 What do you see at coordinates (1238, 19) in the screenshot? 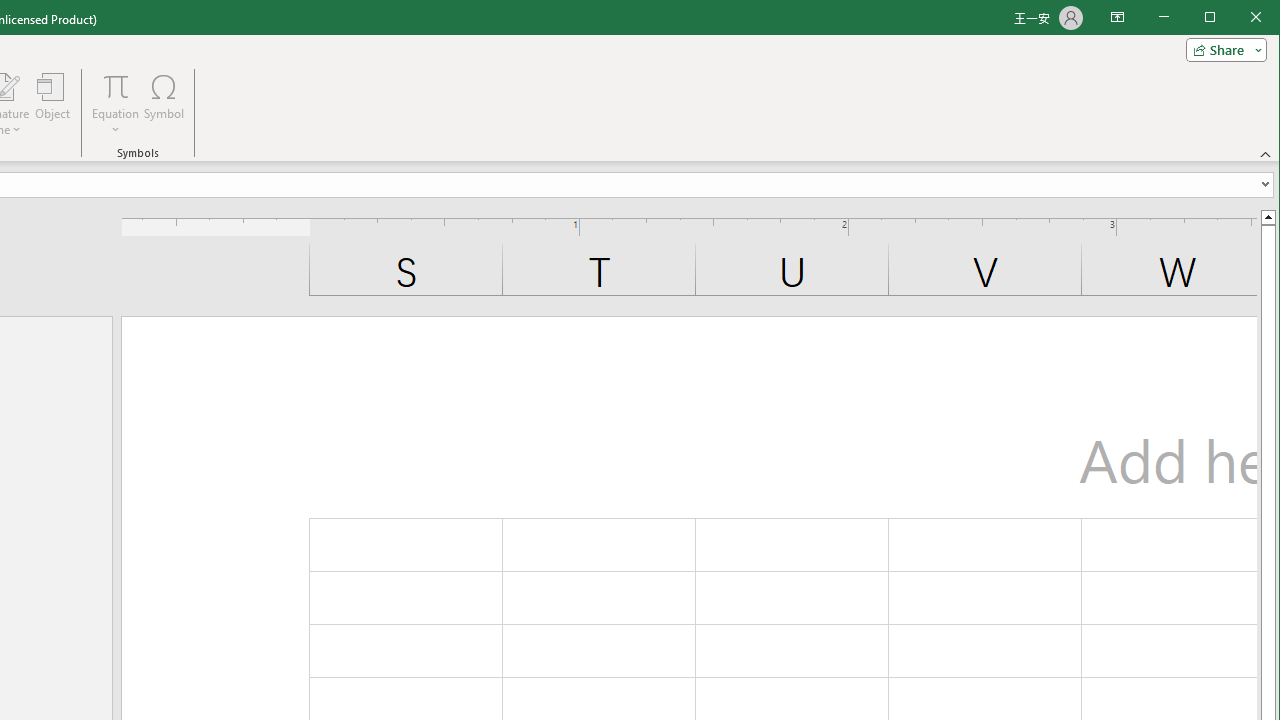
I see `'Maximize'` at bounding box center [1238, 19].